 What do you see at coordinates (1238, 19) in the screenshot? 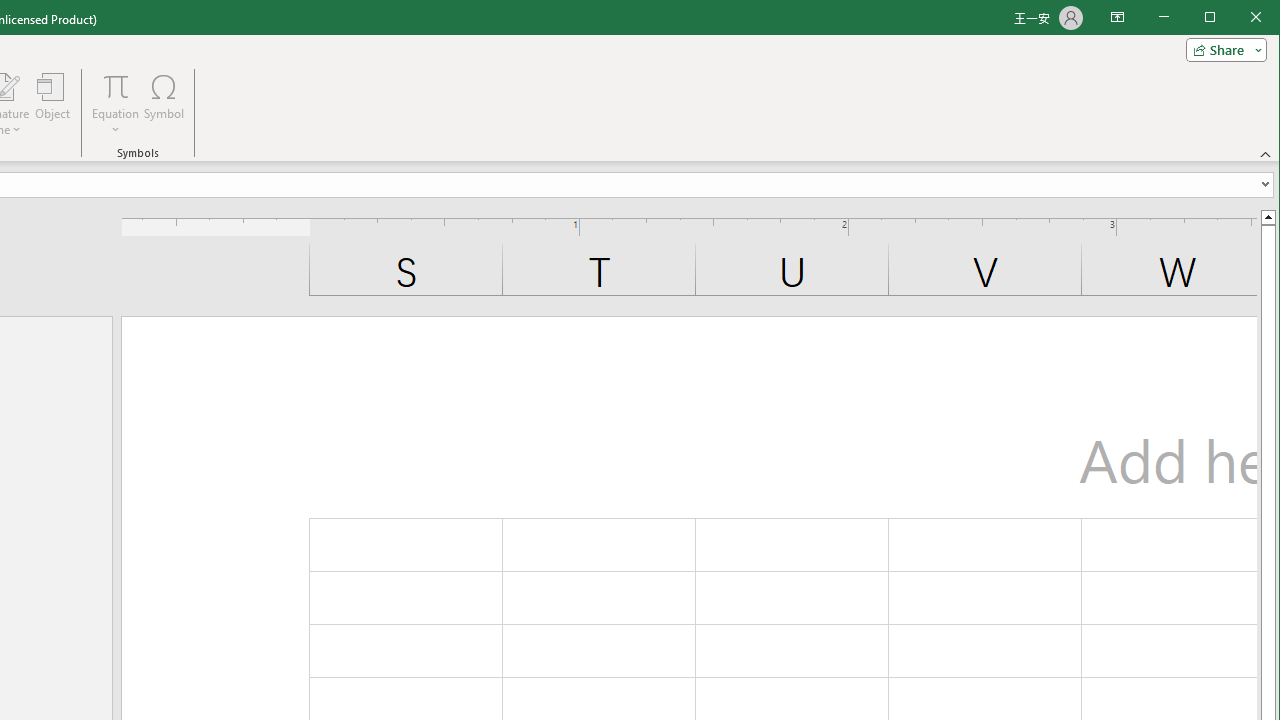
I see `'Maximize'` at bounding box center [1238, 19].